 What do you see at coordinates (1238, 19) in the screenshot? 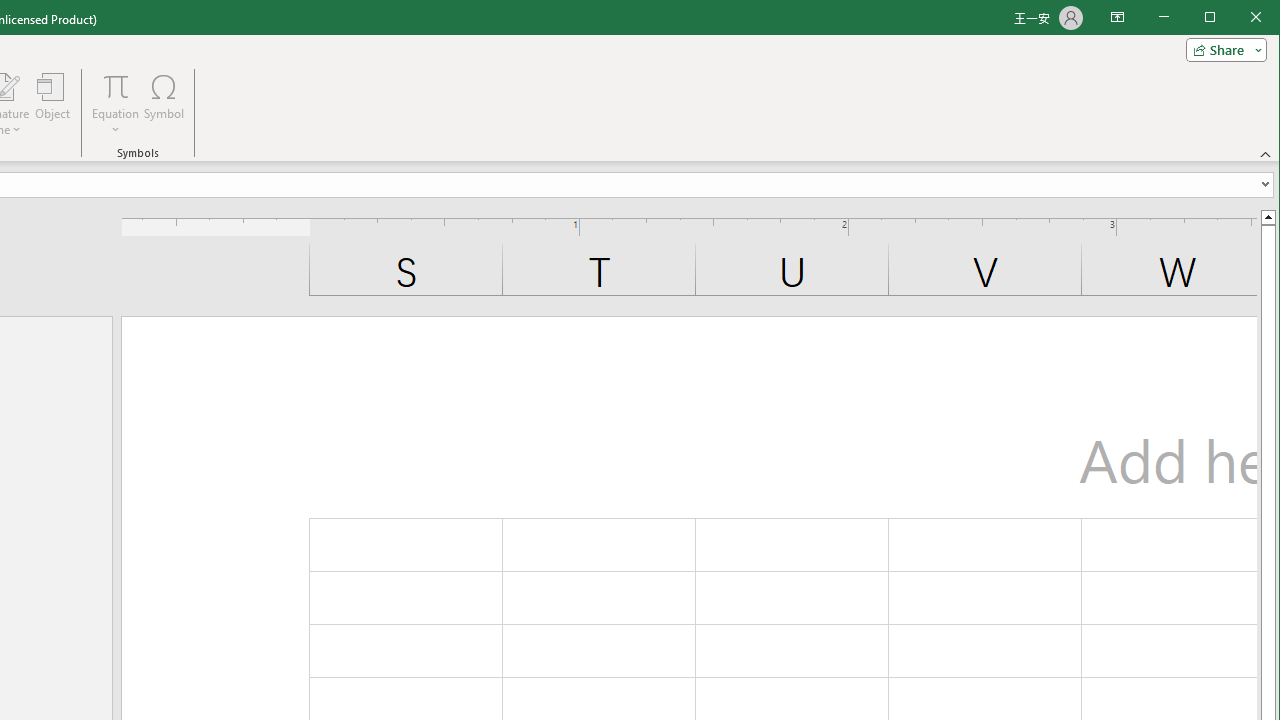
I see `'Maximize'` at bounding box center [1238, 19].